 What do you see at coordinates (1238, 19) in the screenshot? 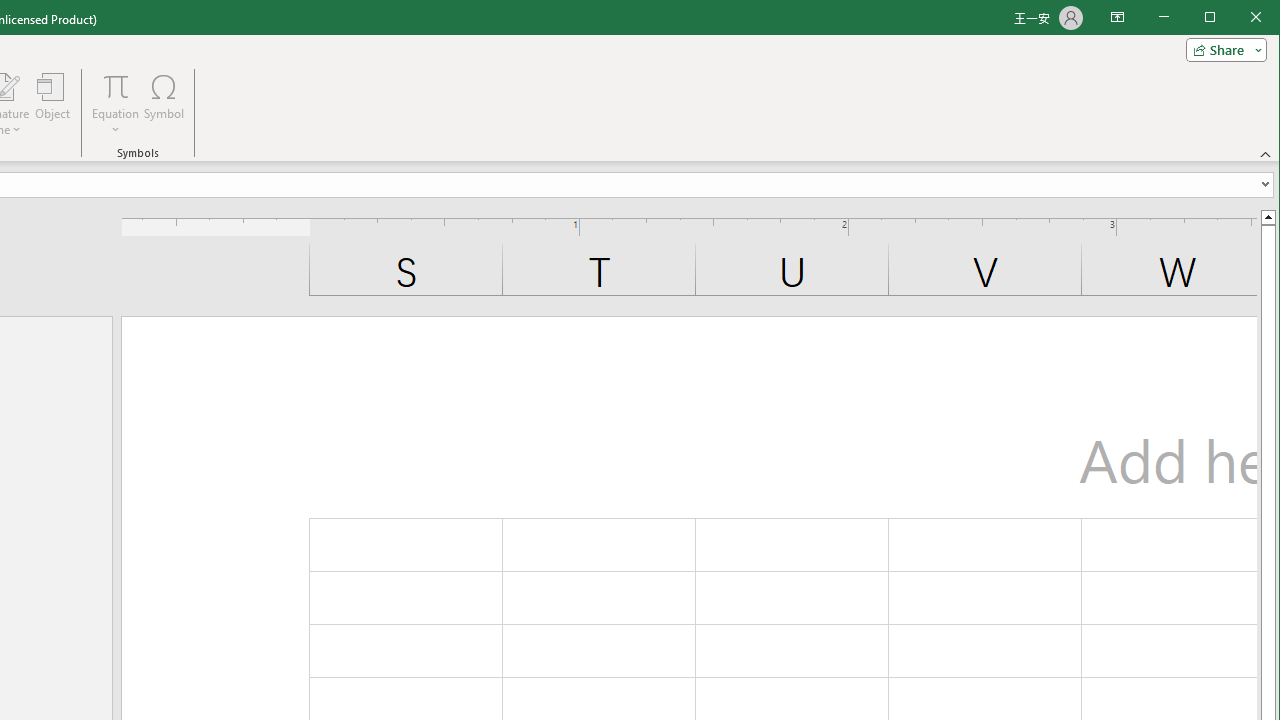
I see `'Maximize'` at bounding box center [1238, 19].